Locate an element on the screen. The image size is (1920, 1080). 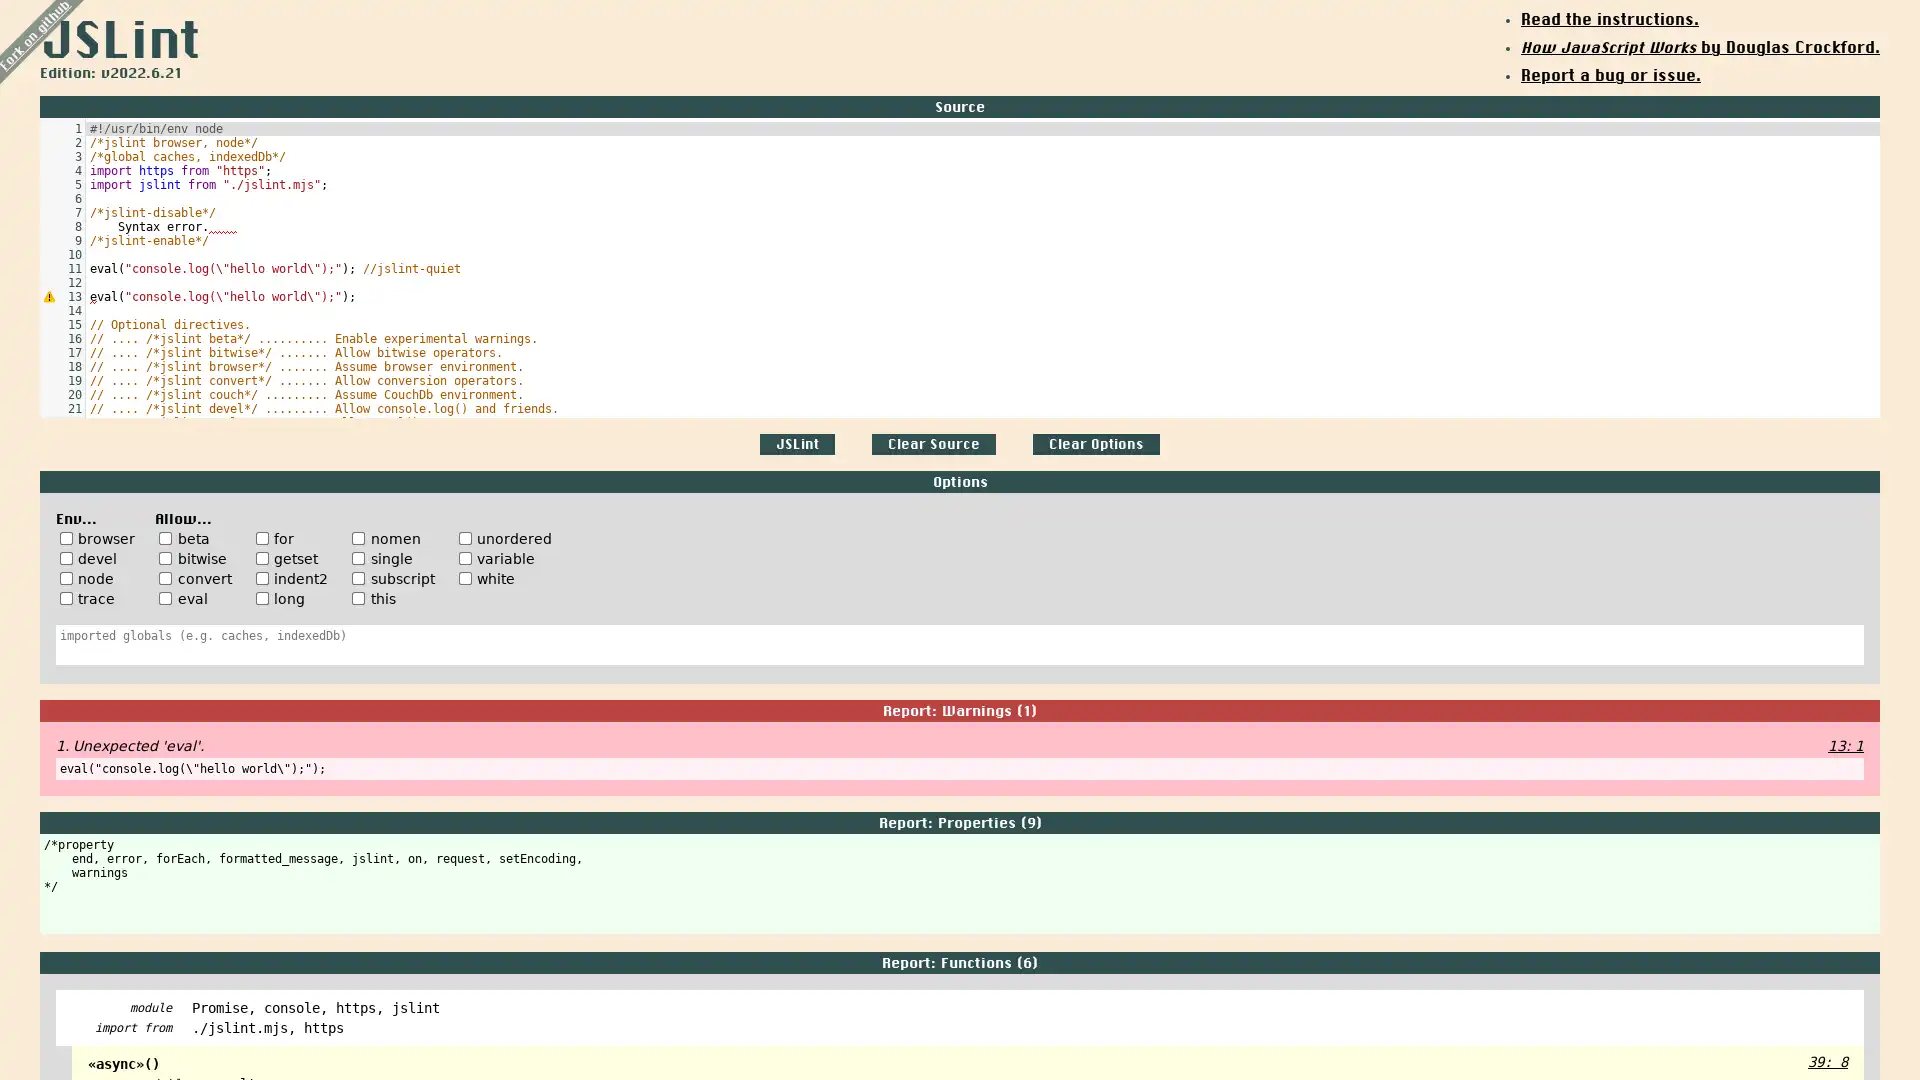
Clear Options is located at coordinates (1095, 443).